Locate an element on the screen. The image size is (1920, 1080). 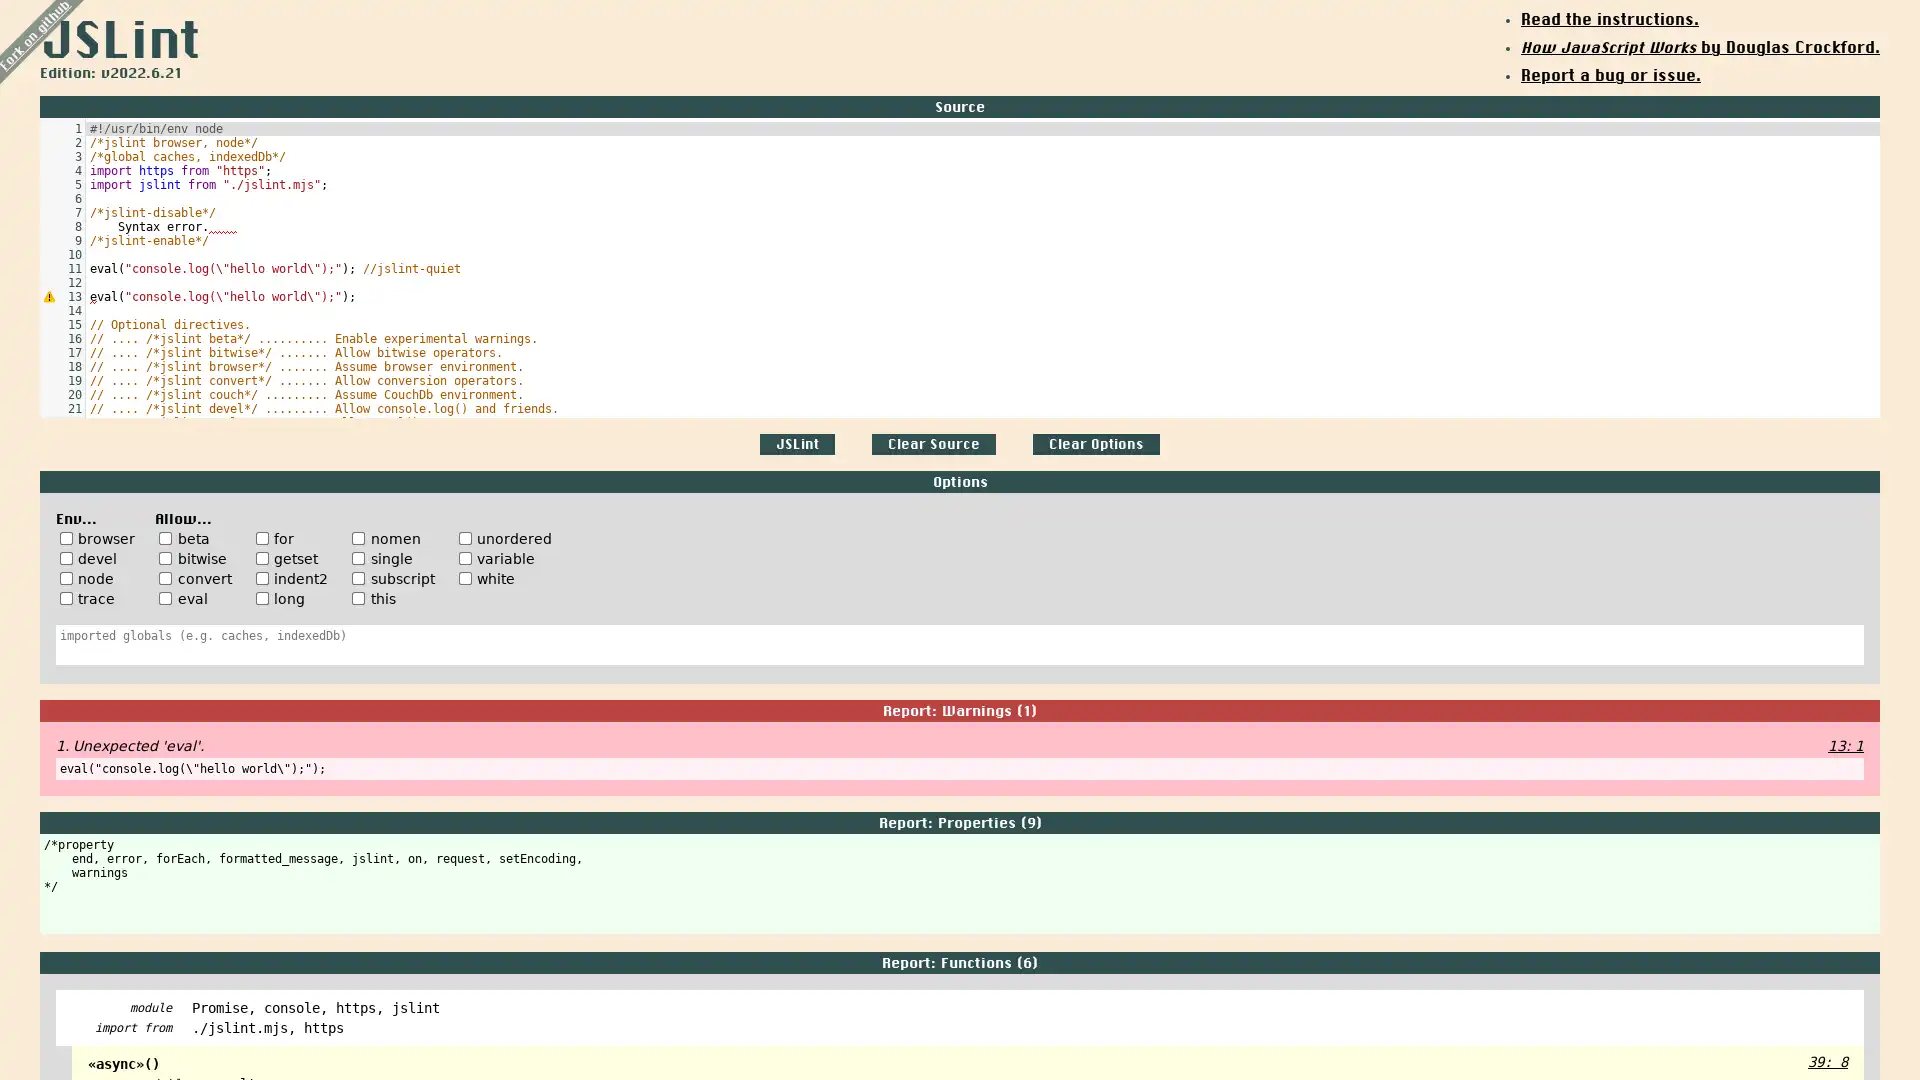
Clear Options is located at coordinates (1095, 443).